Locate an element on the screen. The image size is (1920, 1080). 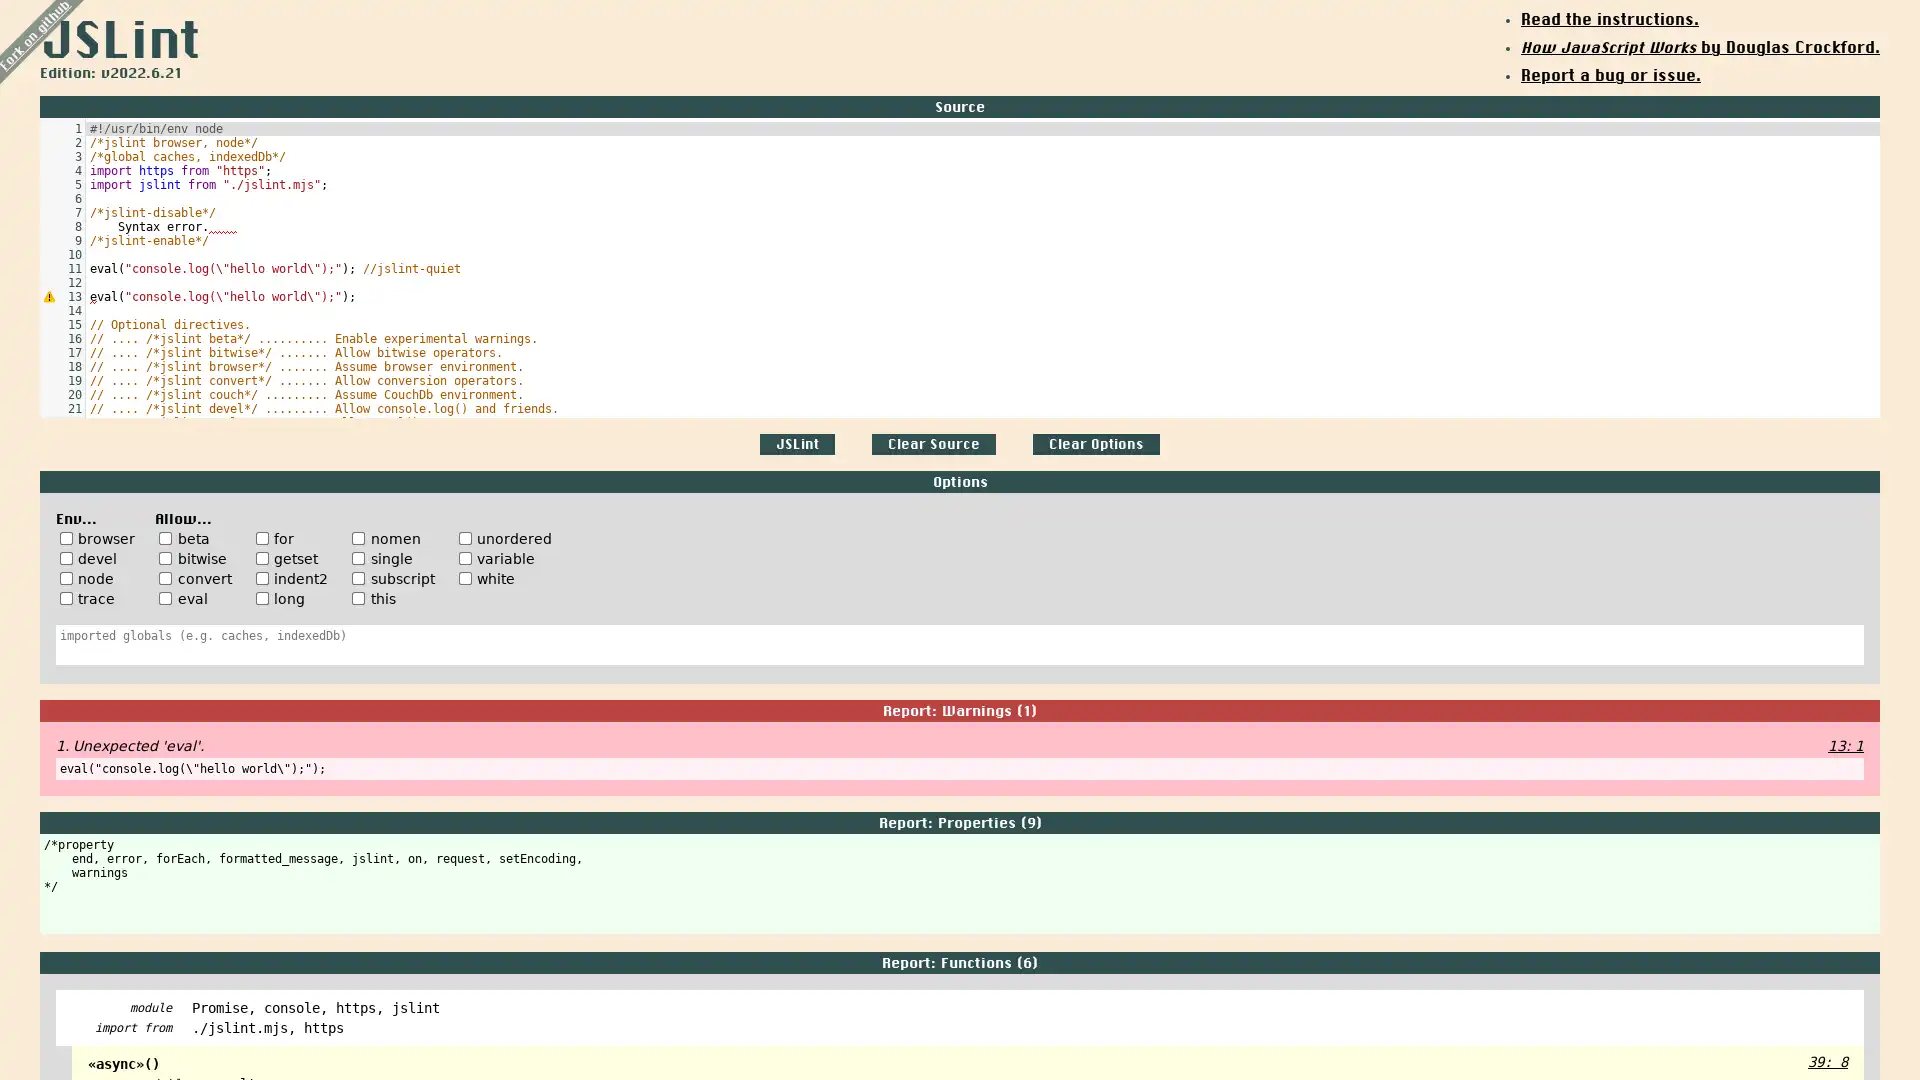
Clear Options is located at coordinates (1095, 443).